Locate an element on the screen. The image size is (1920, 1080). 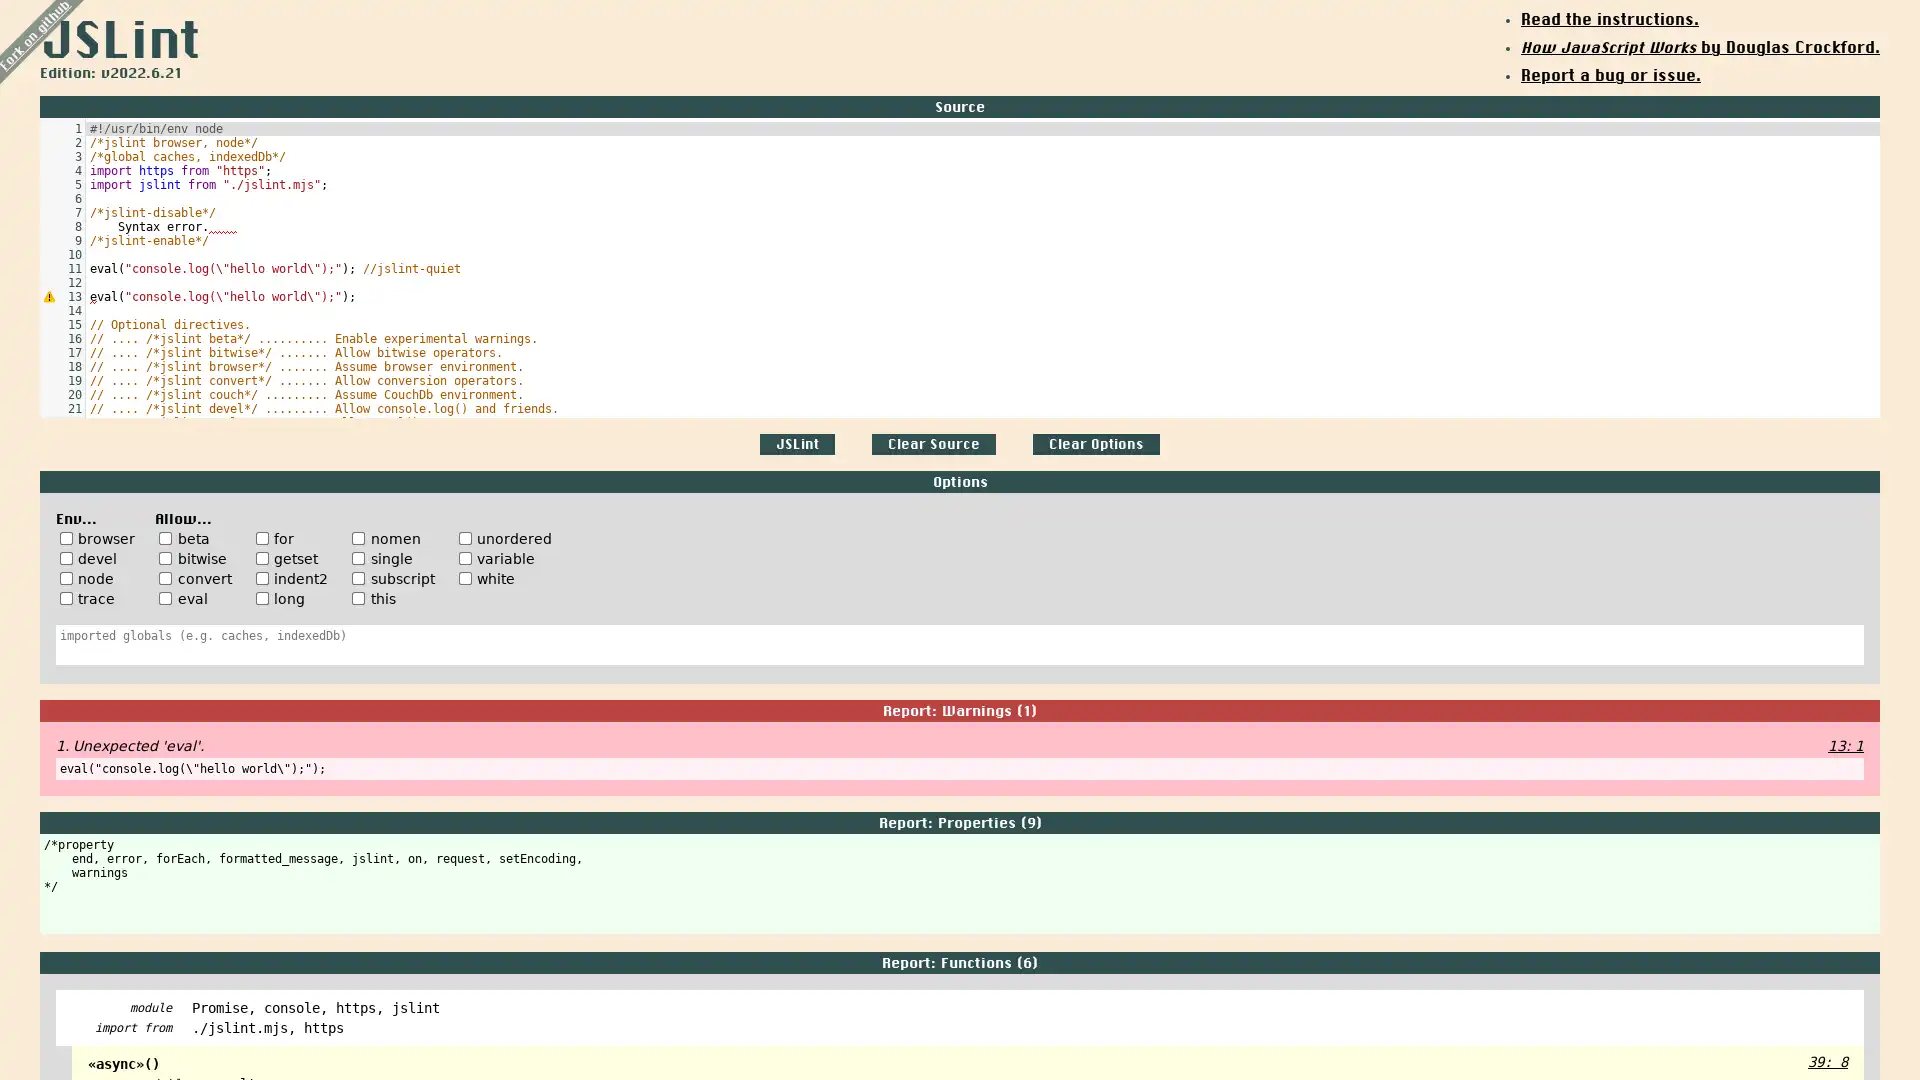
Clear Options is located at coordinates (1095, 443).